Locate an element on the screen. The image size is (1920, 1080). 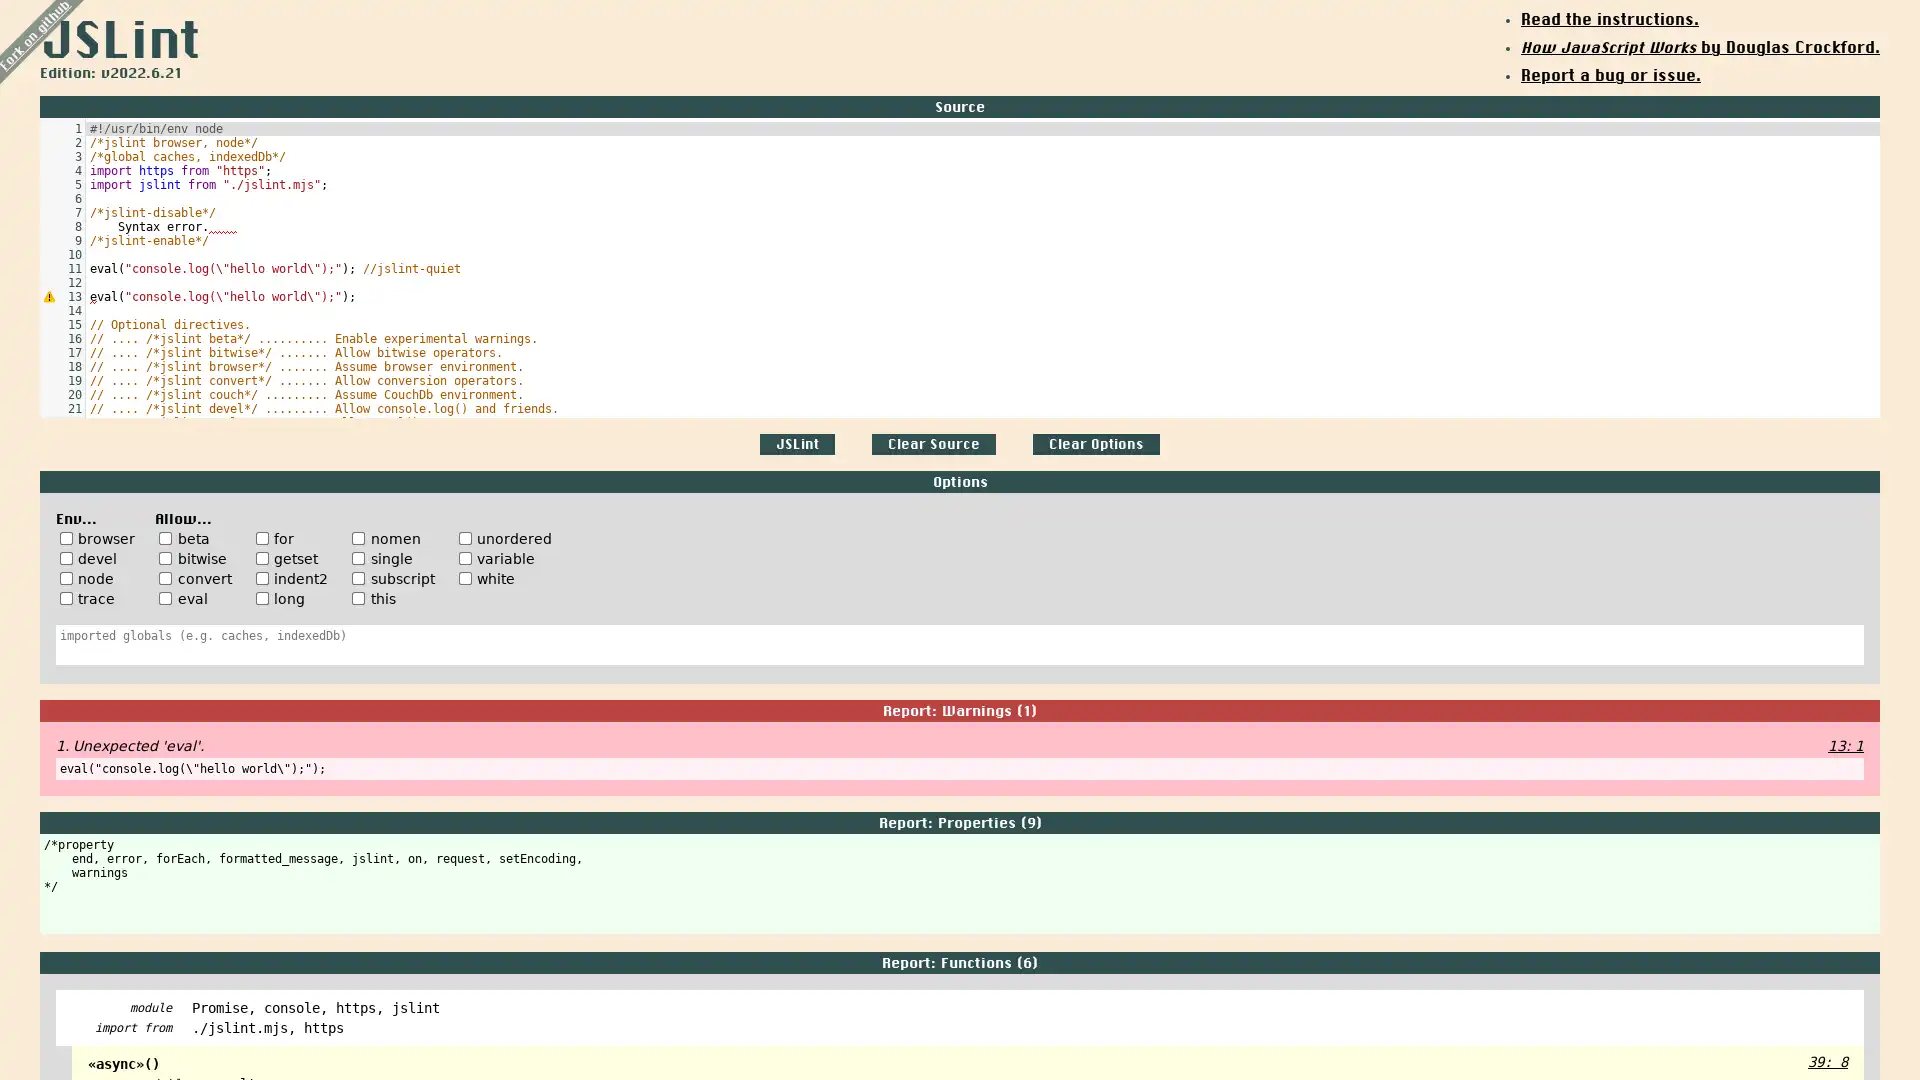
Clear Options is located at coordinates (1095, 443).